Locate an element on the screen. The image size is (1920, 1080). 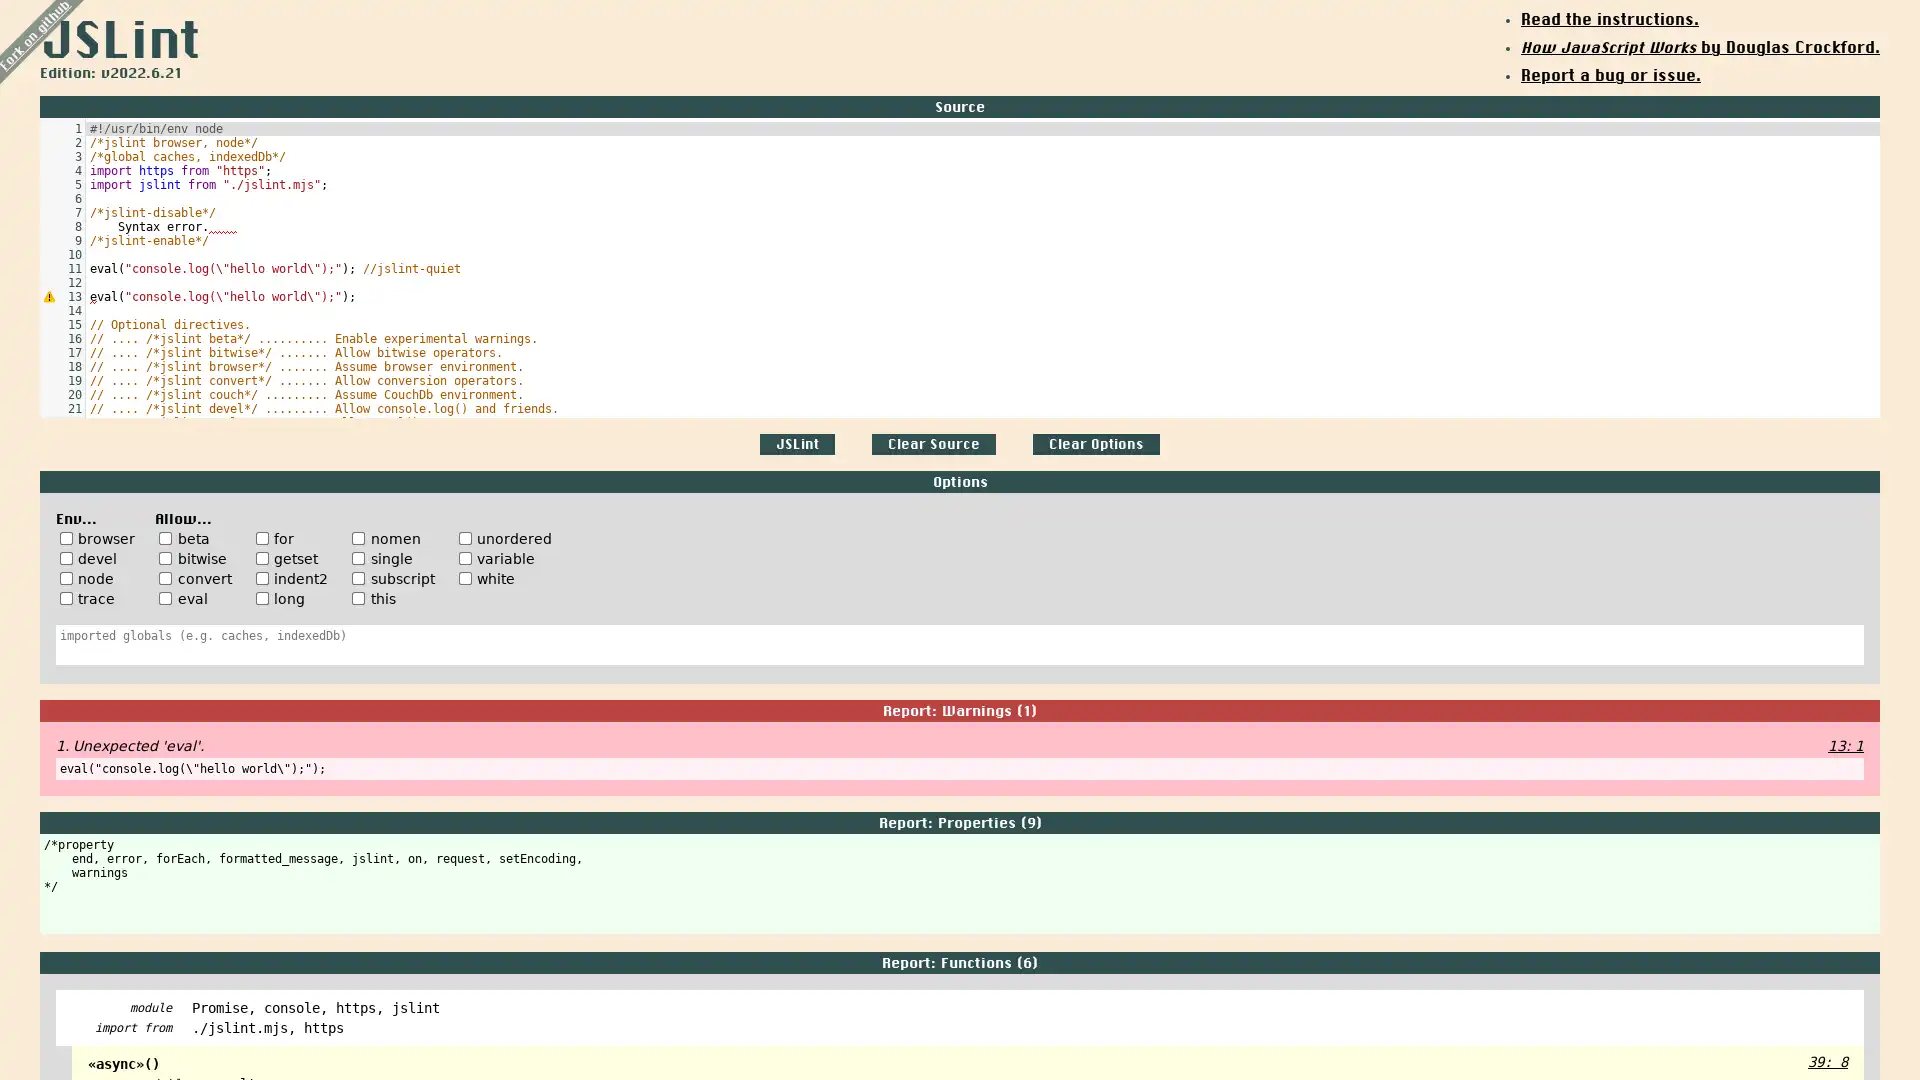
Clear Options is located at coordinates (1095, 443).